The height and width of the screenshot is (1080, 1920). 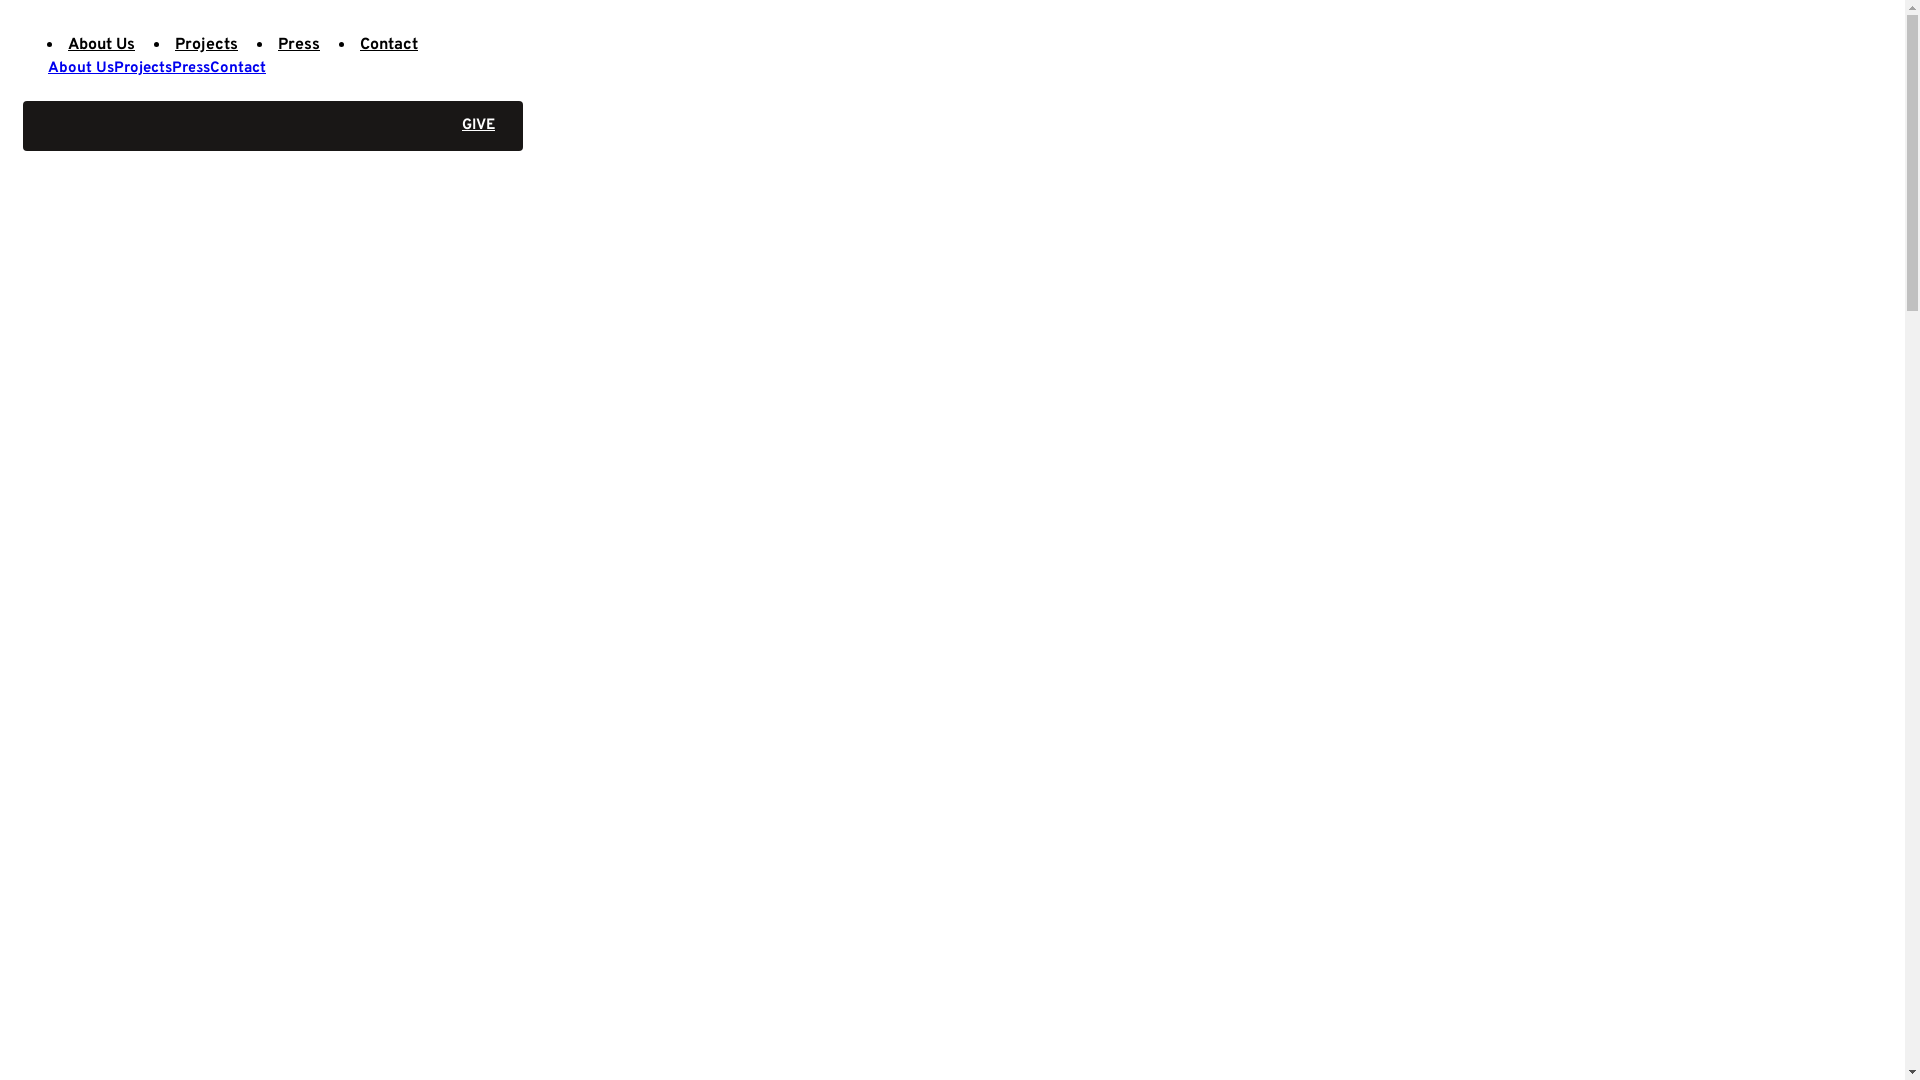 What do you see at coordinates (297, 45) in the screenshot?
I see `'Press'` at bounding box center [297, 45].